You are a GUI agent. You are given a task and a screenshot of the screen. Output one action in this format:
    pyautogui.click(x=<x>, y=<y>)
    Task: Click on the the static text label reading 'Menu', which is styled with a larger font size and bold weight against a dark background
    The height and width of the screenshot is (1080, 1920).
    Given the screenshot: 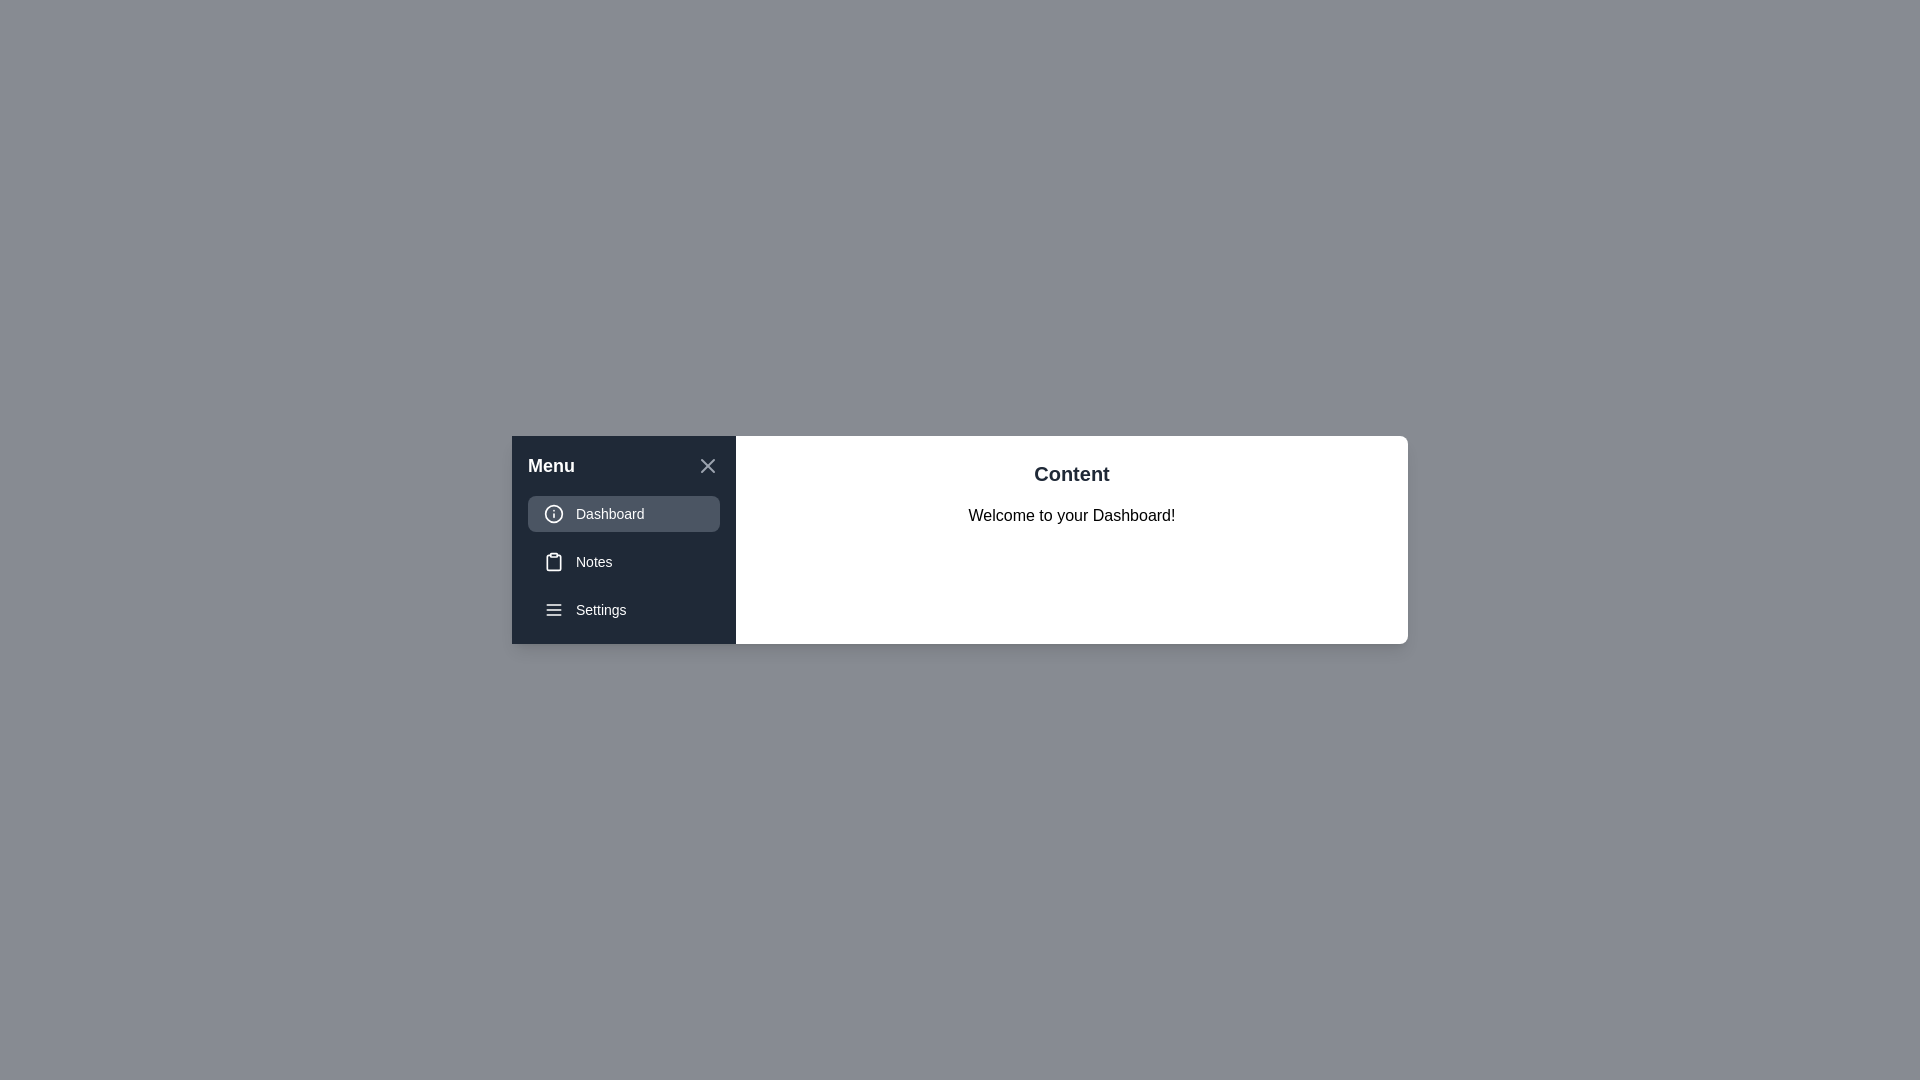 What is the action you would take?
    pyautogui.click(x=551, y=466)
    